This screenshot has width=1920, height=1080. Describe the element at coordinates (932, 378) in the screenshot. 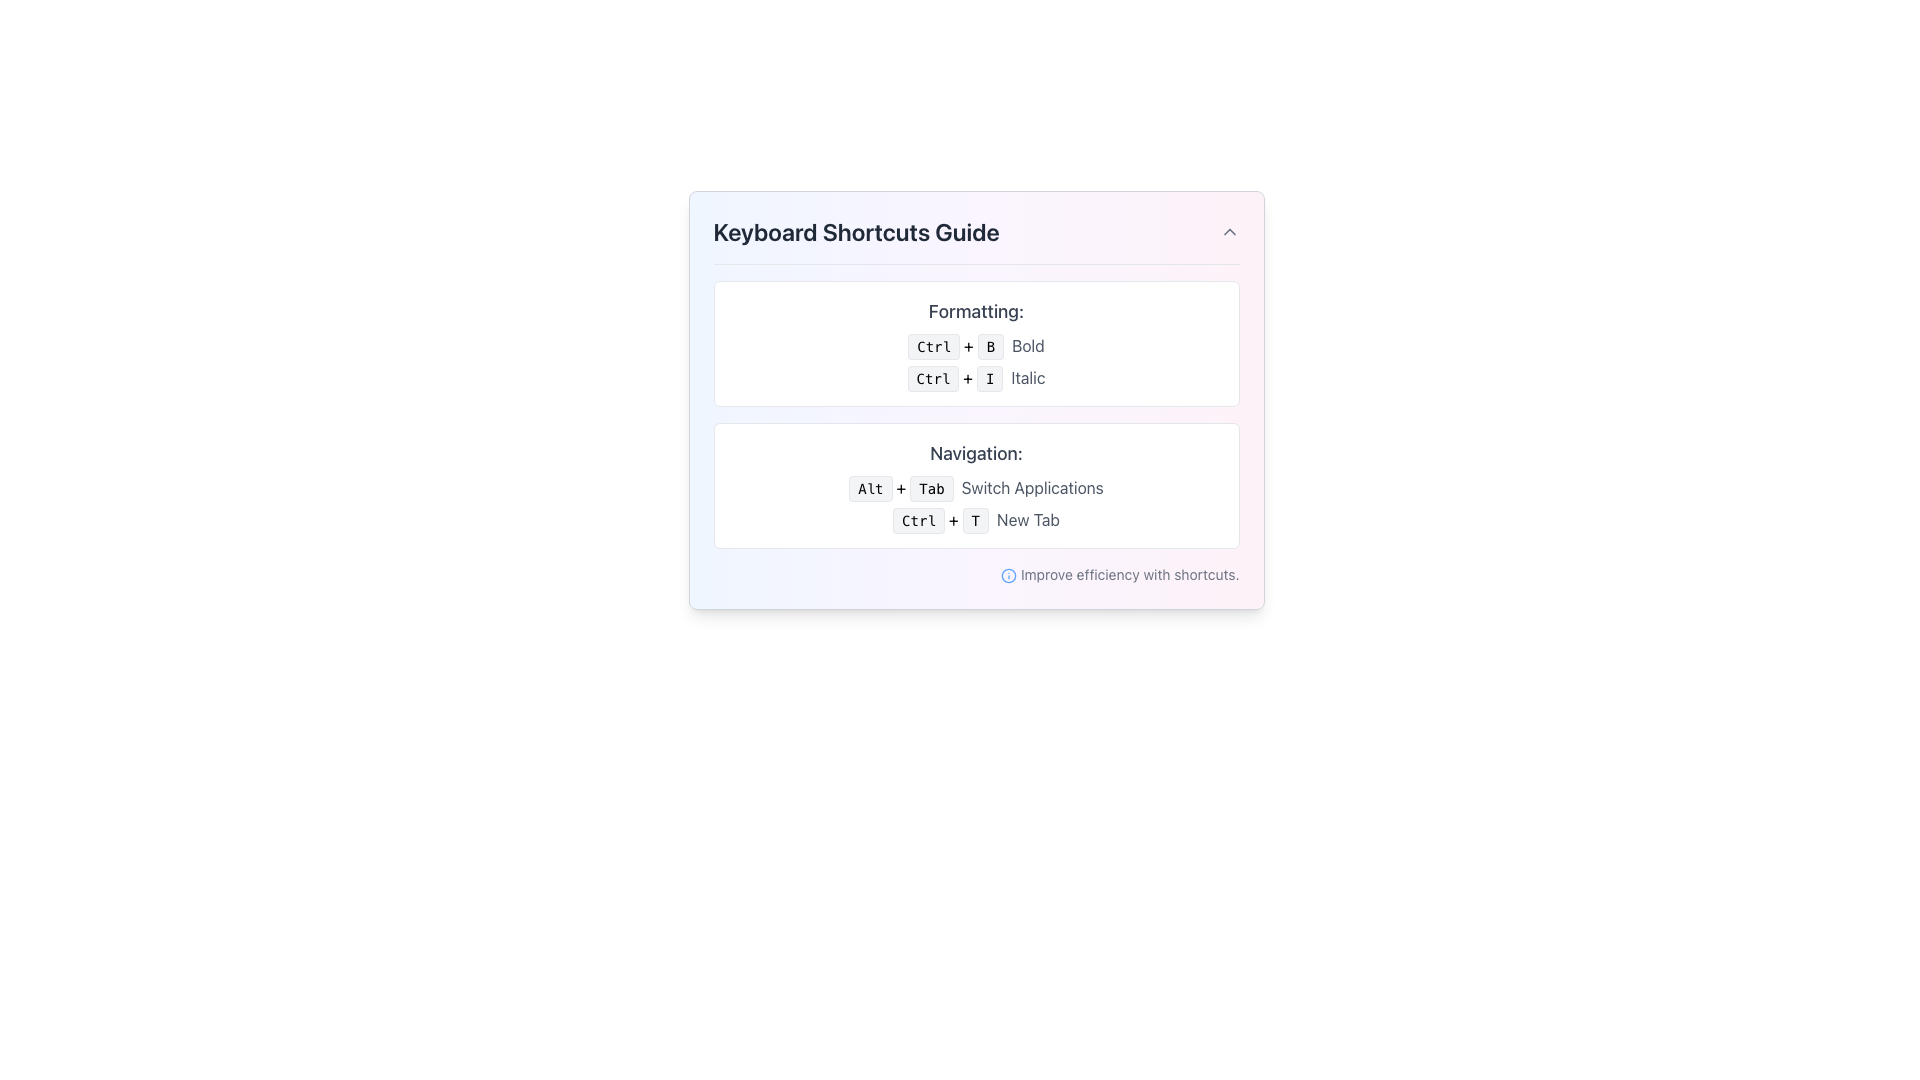

I see `the 'Ctrl' key label in the 'Formatting' section of the 'Keyboard Shortcuts Guide' panel, which is used for italicizing text` at that location.